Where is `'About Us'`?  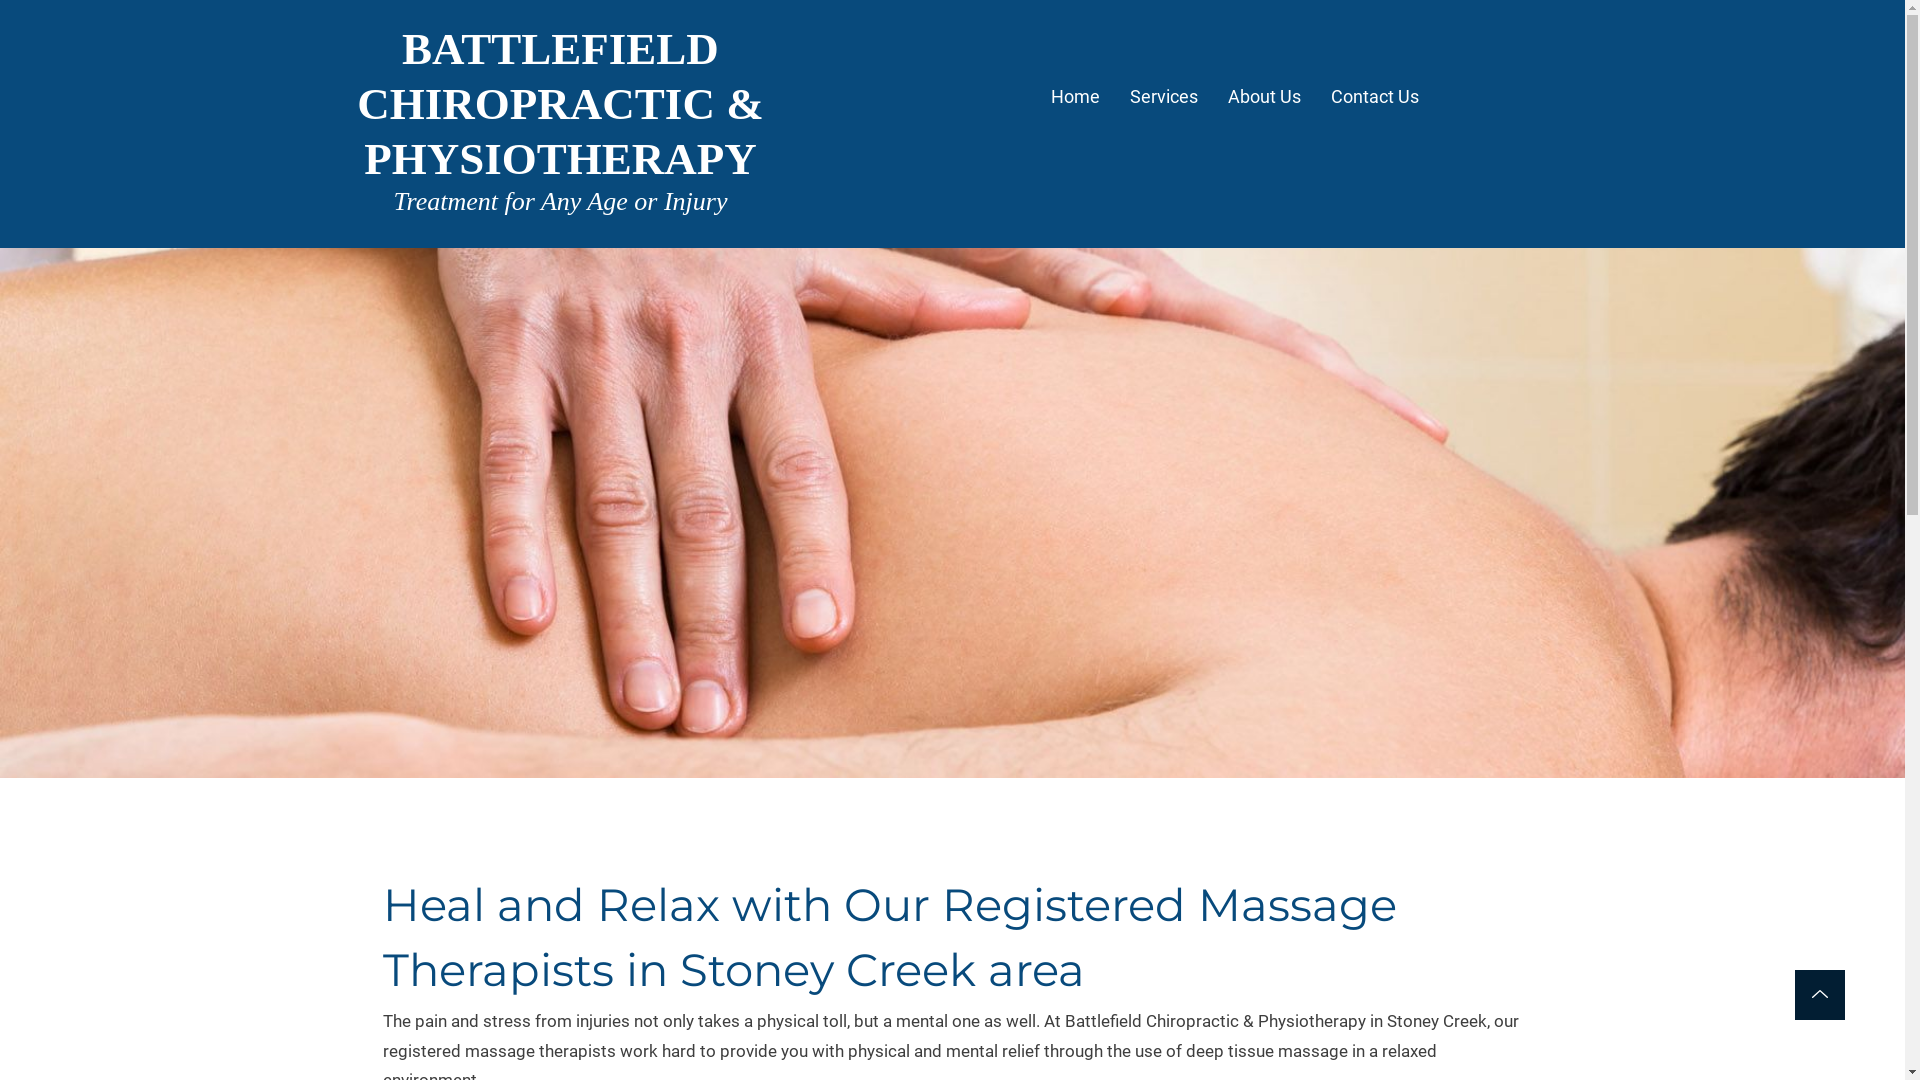
'About Us' is located at coordinates (1263, 99).